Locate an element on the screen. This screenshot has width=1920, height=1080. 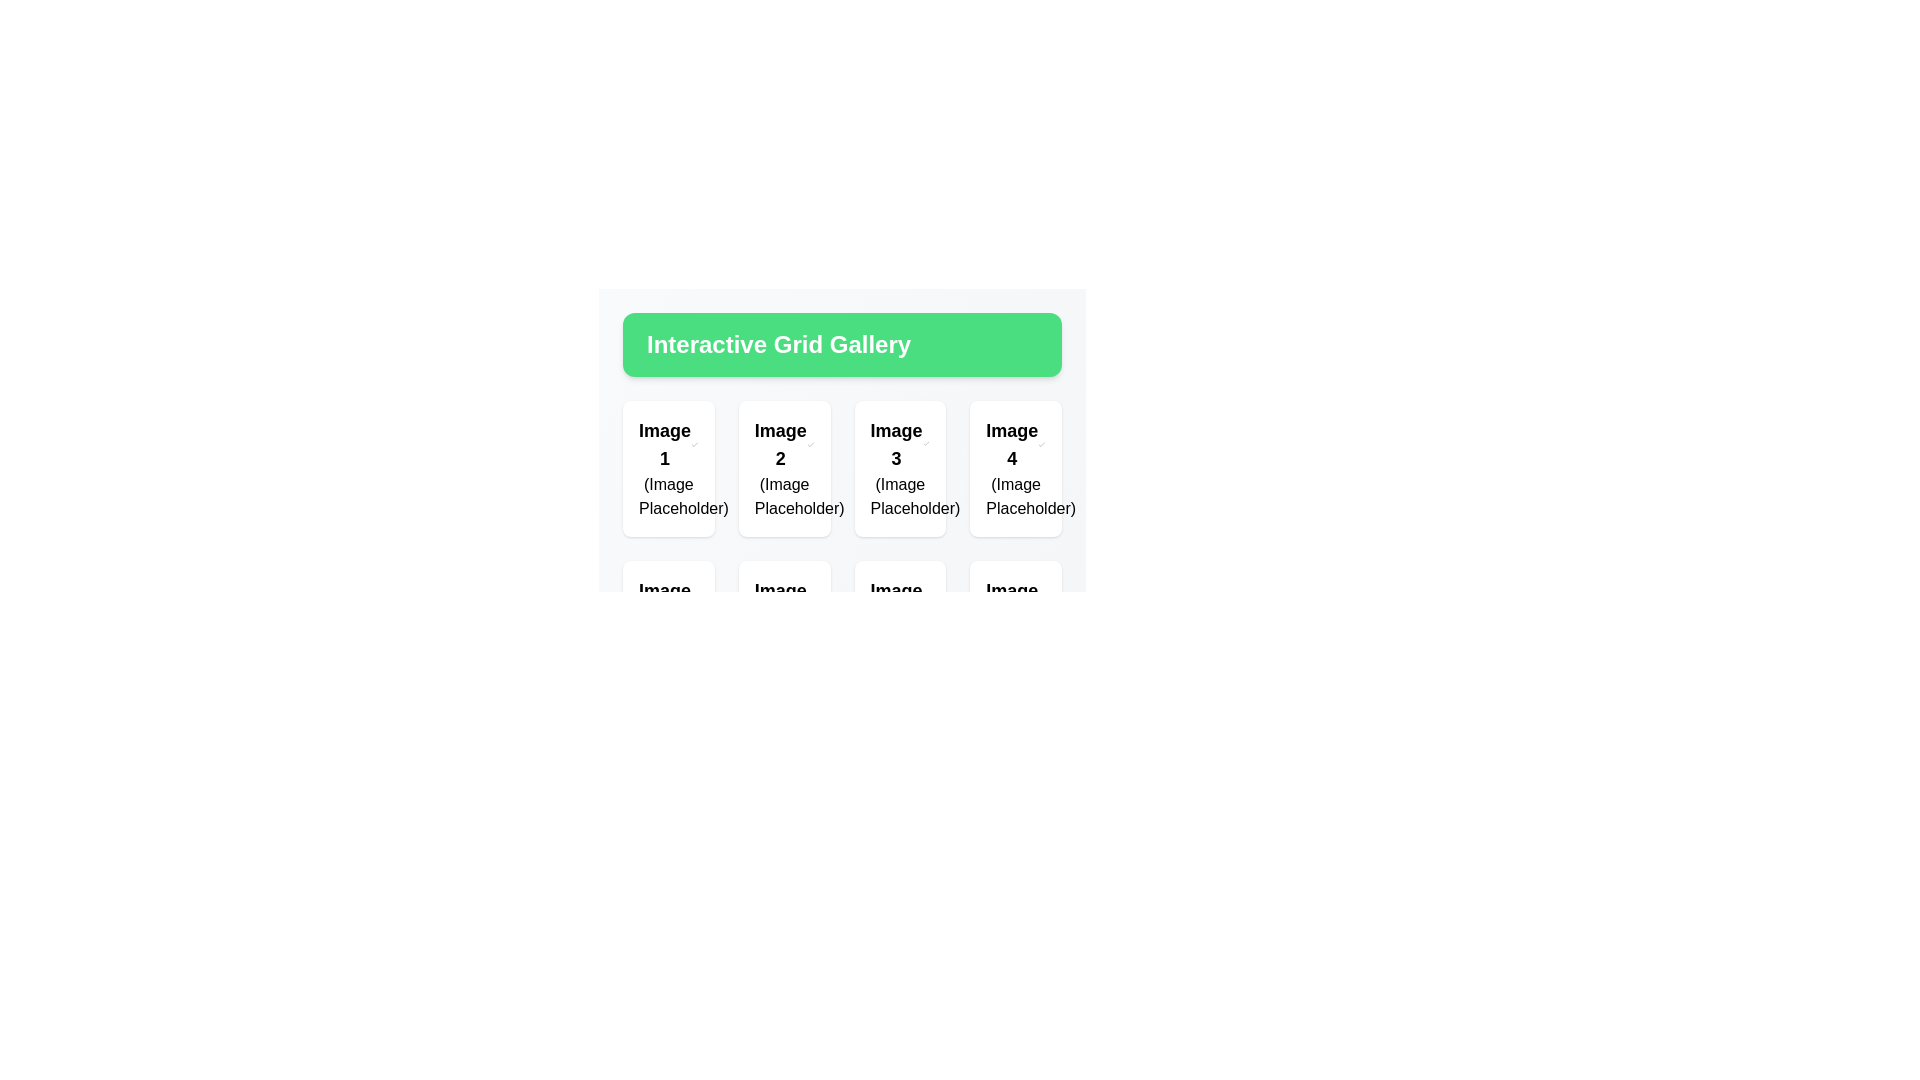
text of the label displaying 'Image 4', which is styled in bold and located in the fourth cell of the grid layout under the 'Interactive Grid Gallery' title is located at coordinates (1016, 443).